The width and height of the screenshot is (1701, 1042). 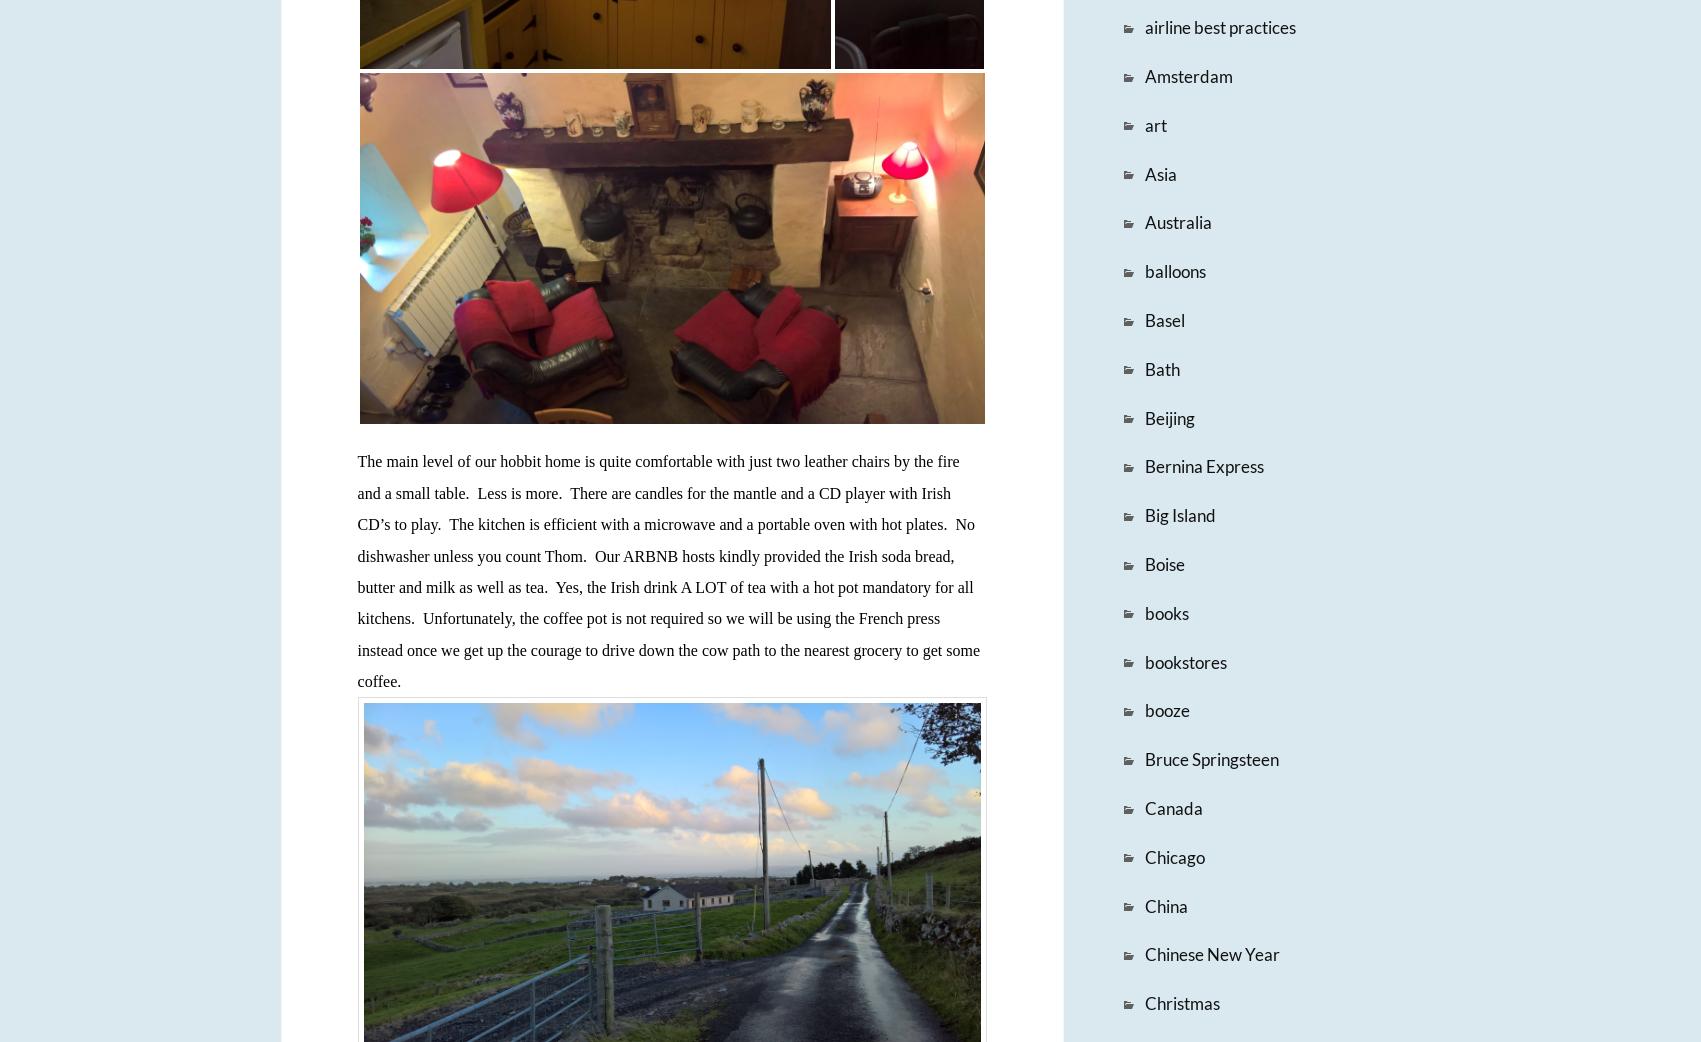 I want to click on 'The kitchen is efficient with a microwave and a portable oven with hot plates.', so click(x=448, y=523).